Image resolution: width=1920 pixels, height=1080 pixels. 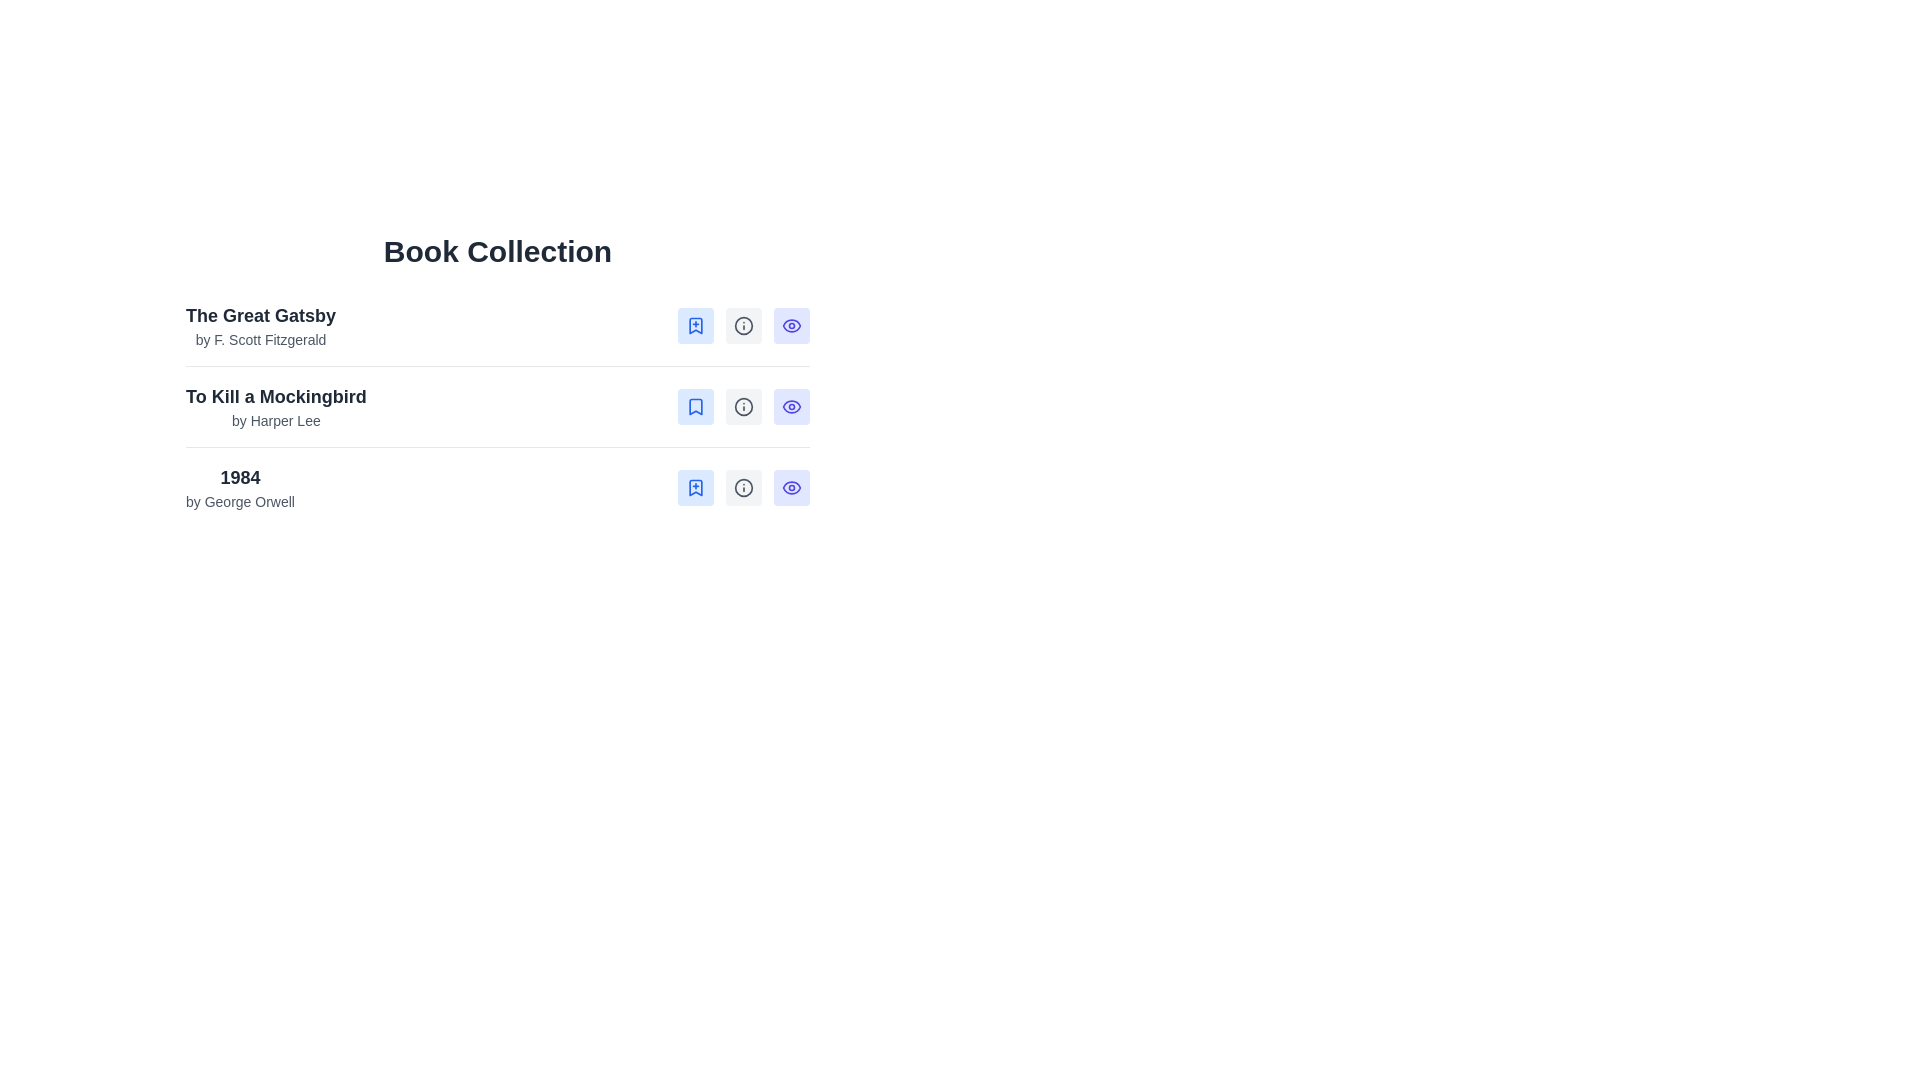 I want to click on the 'Details' button associated with the book 'To Kill a Mockingbird by Harper Lee', so click(x=743, y=406).